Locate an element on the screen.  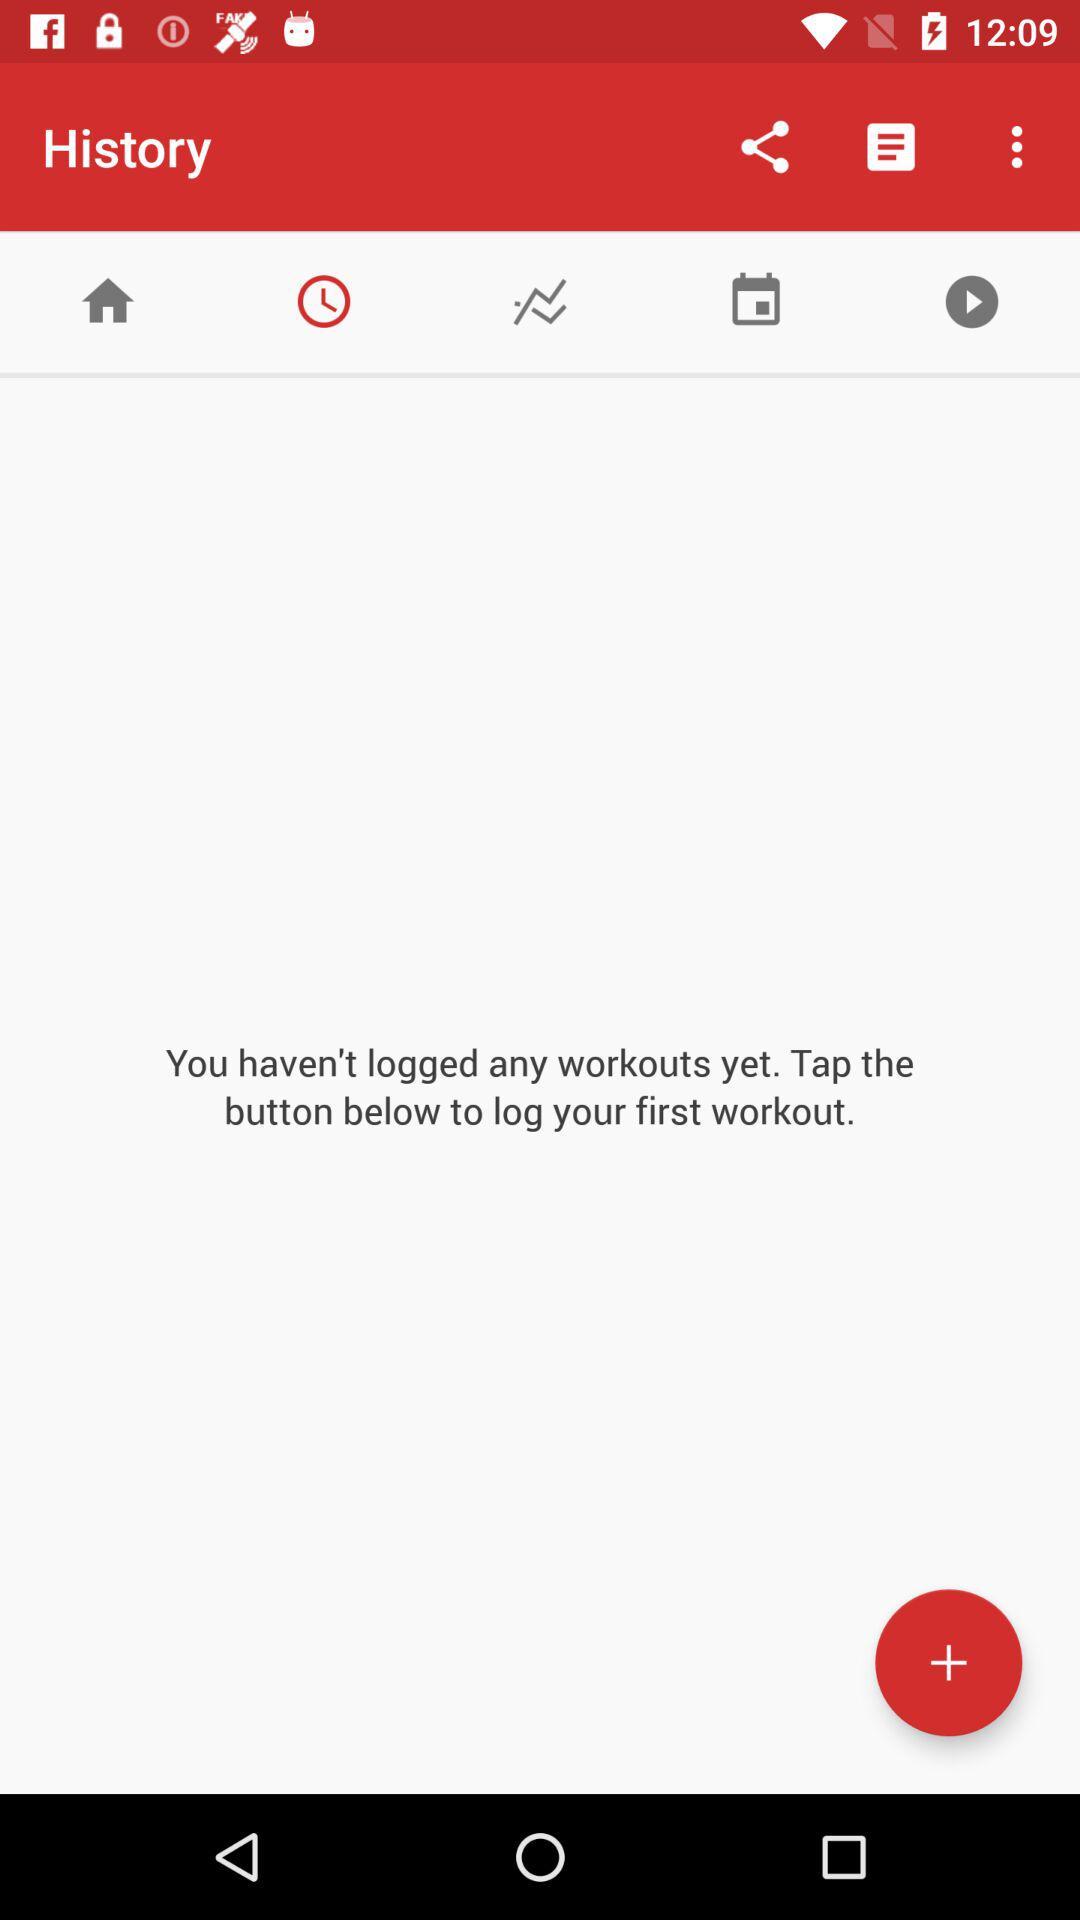
the app to the right of the history app is located at coordinates (764, 146).